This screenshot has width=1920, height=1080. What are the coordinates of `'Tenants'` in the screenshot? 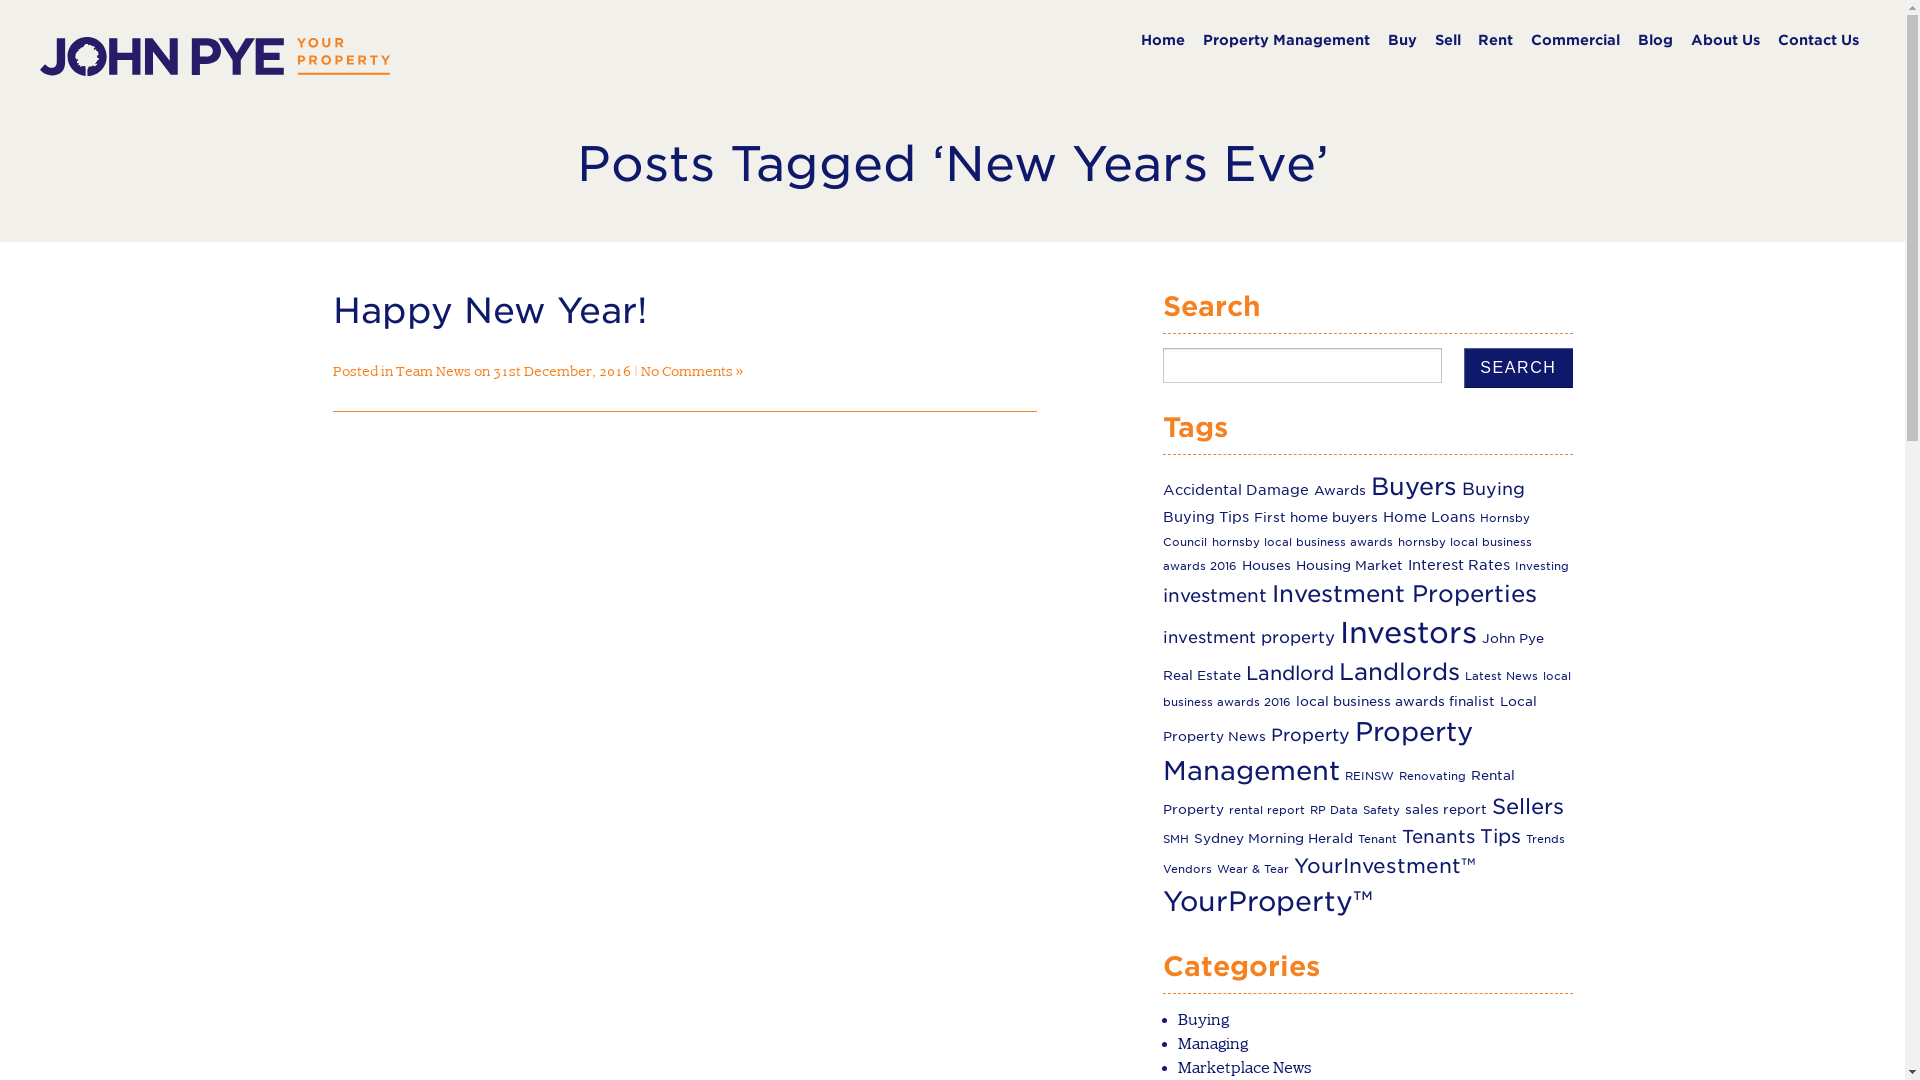 It's located at (1437, 836).